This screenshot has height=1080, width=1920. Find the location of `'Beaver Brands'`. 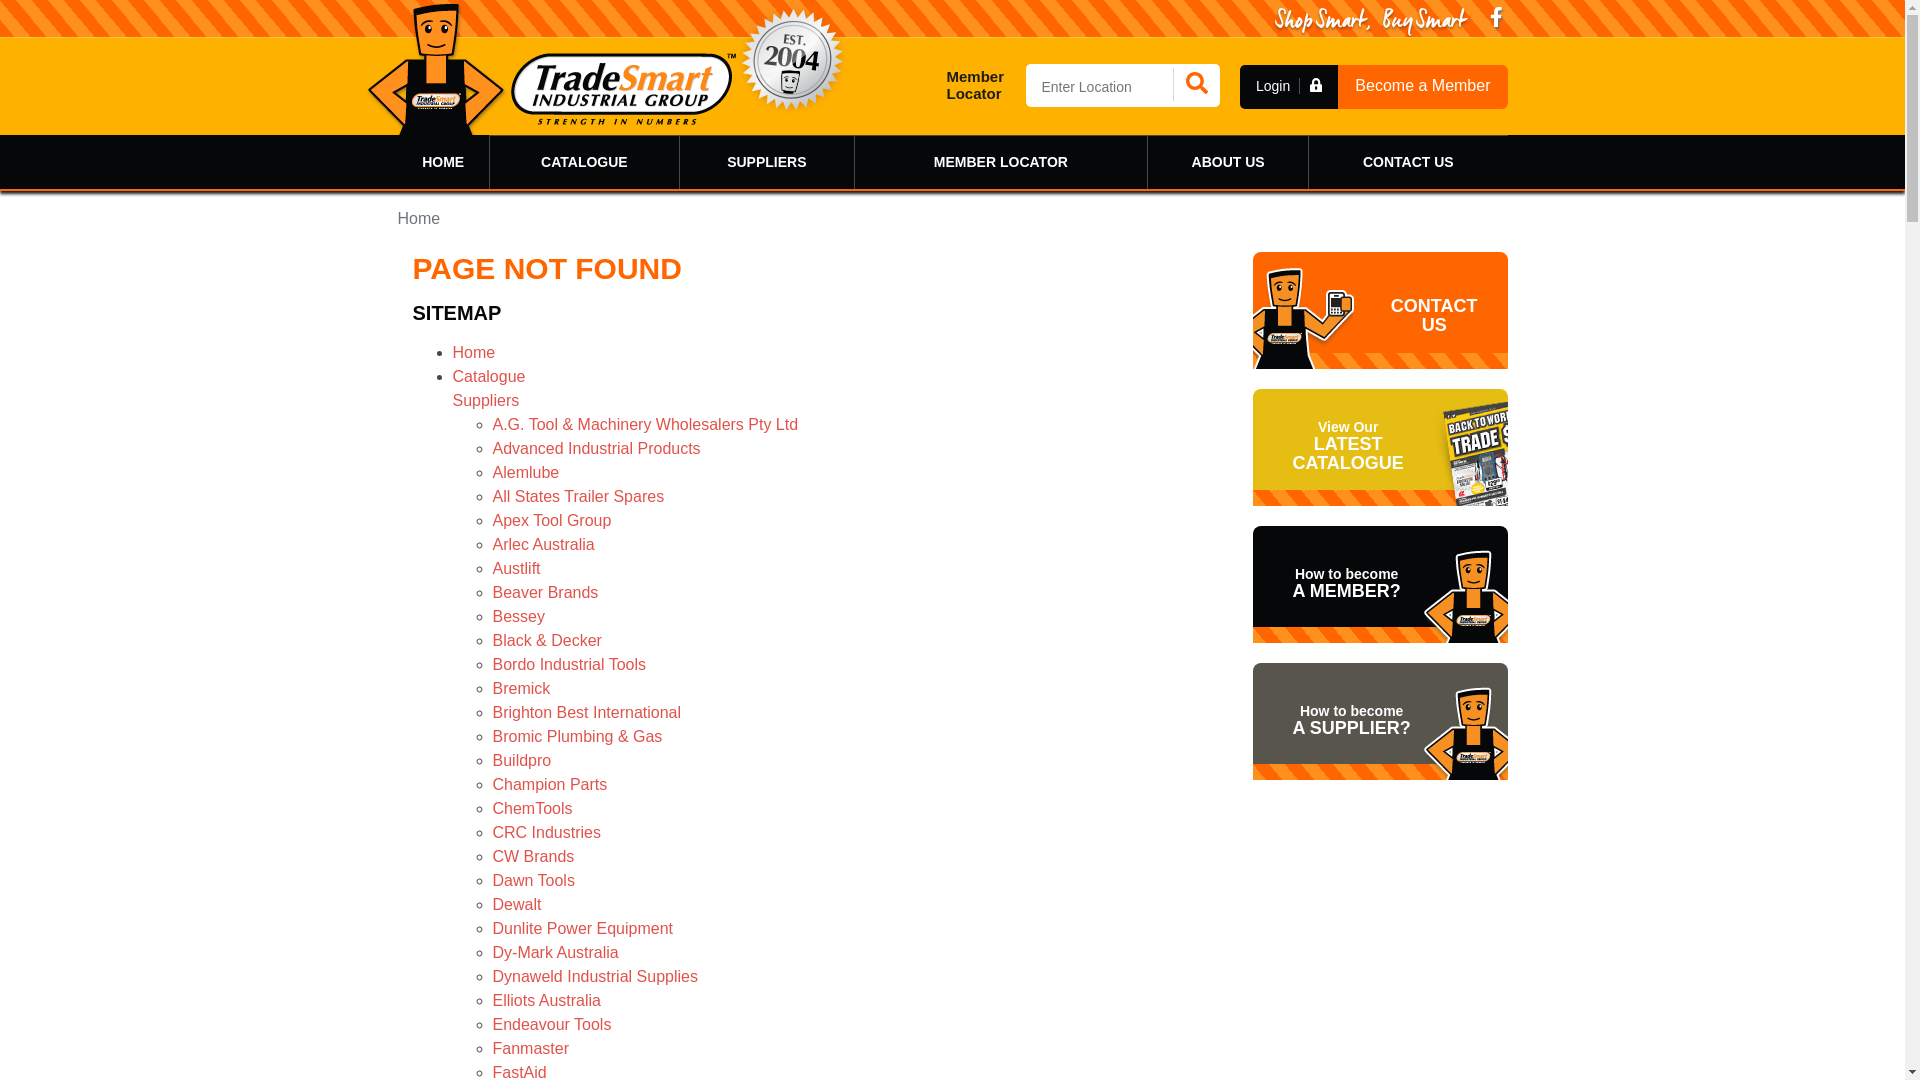

'Beaver Brands' is located at coordinates (545, 591).